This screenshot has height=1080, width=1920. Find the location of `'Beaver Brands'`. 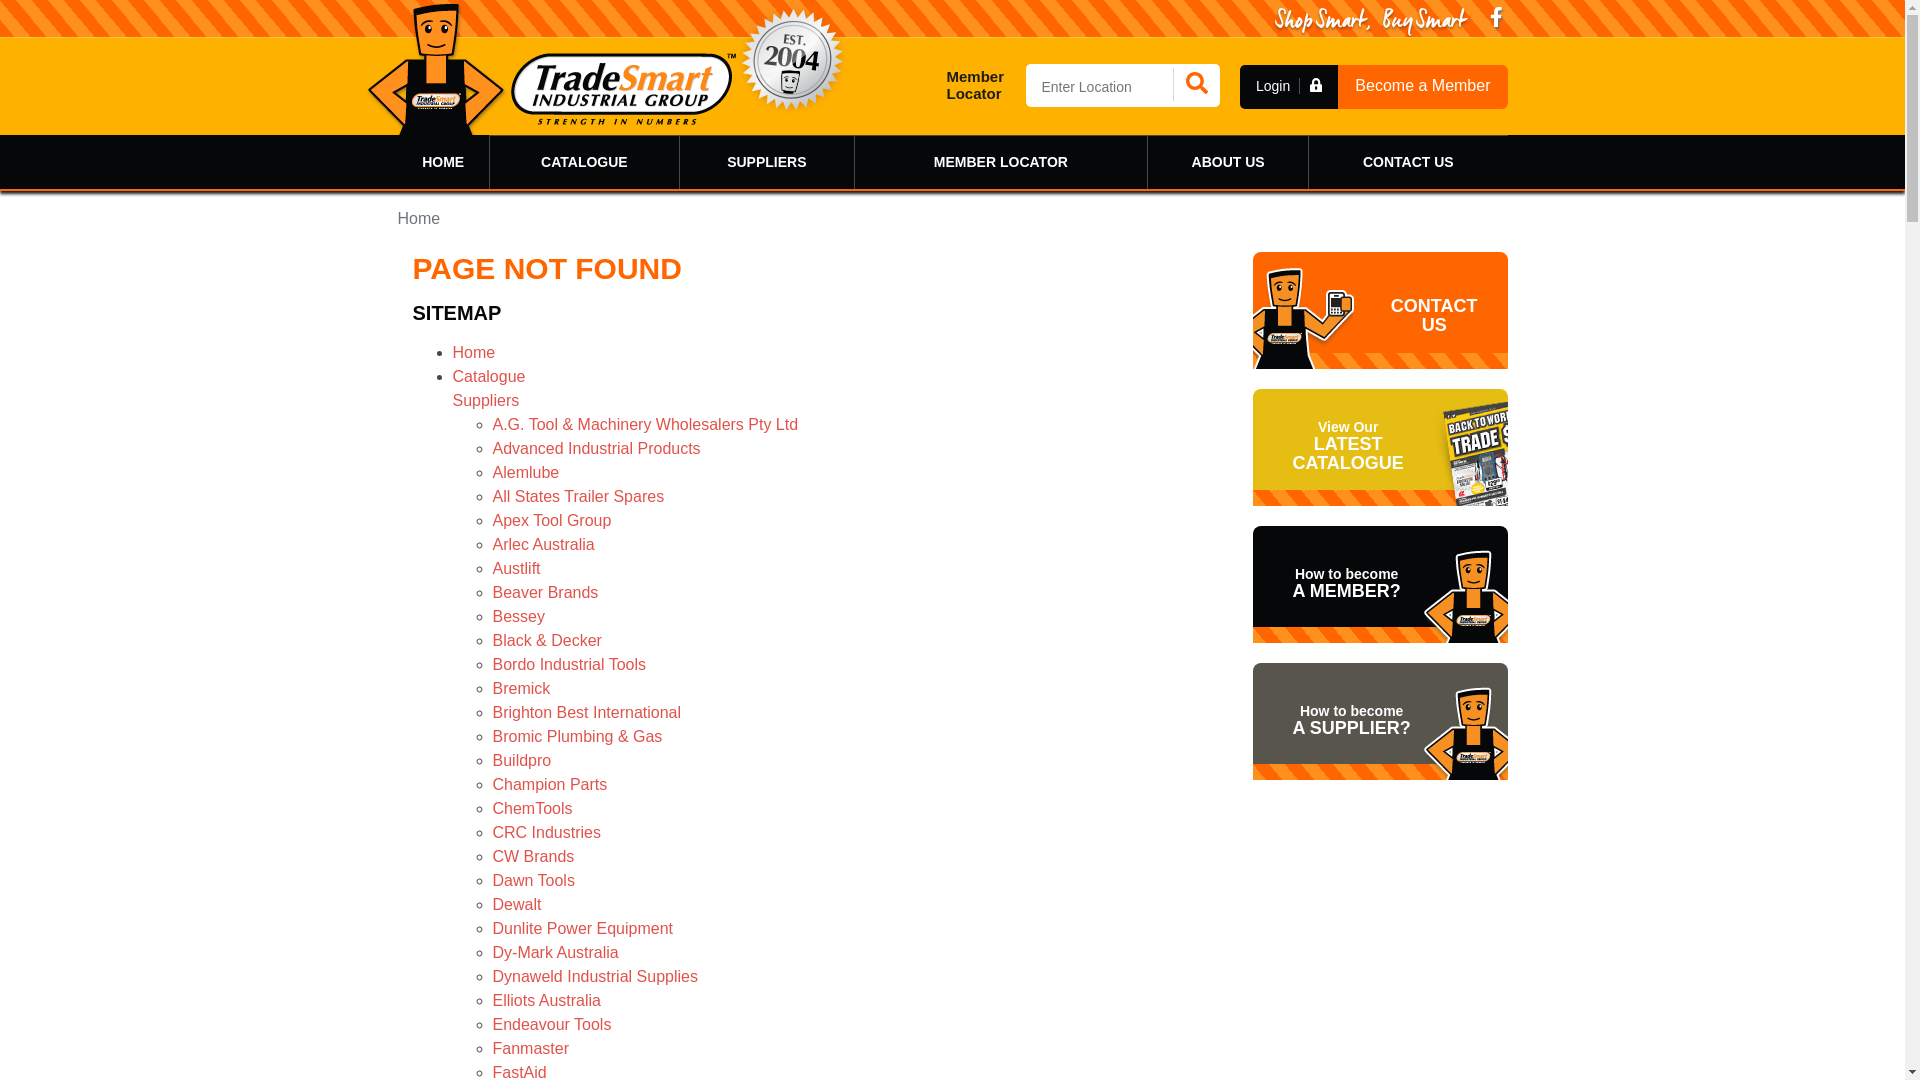

'Beaver Brands' is located at coordinates (545, 591).